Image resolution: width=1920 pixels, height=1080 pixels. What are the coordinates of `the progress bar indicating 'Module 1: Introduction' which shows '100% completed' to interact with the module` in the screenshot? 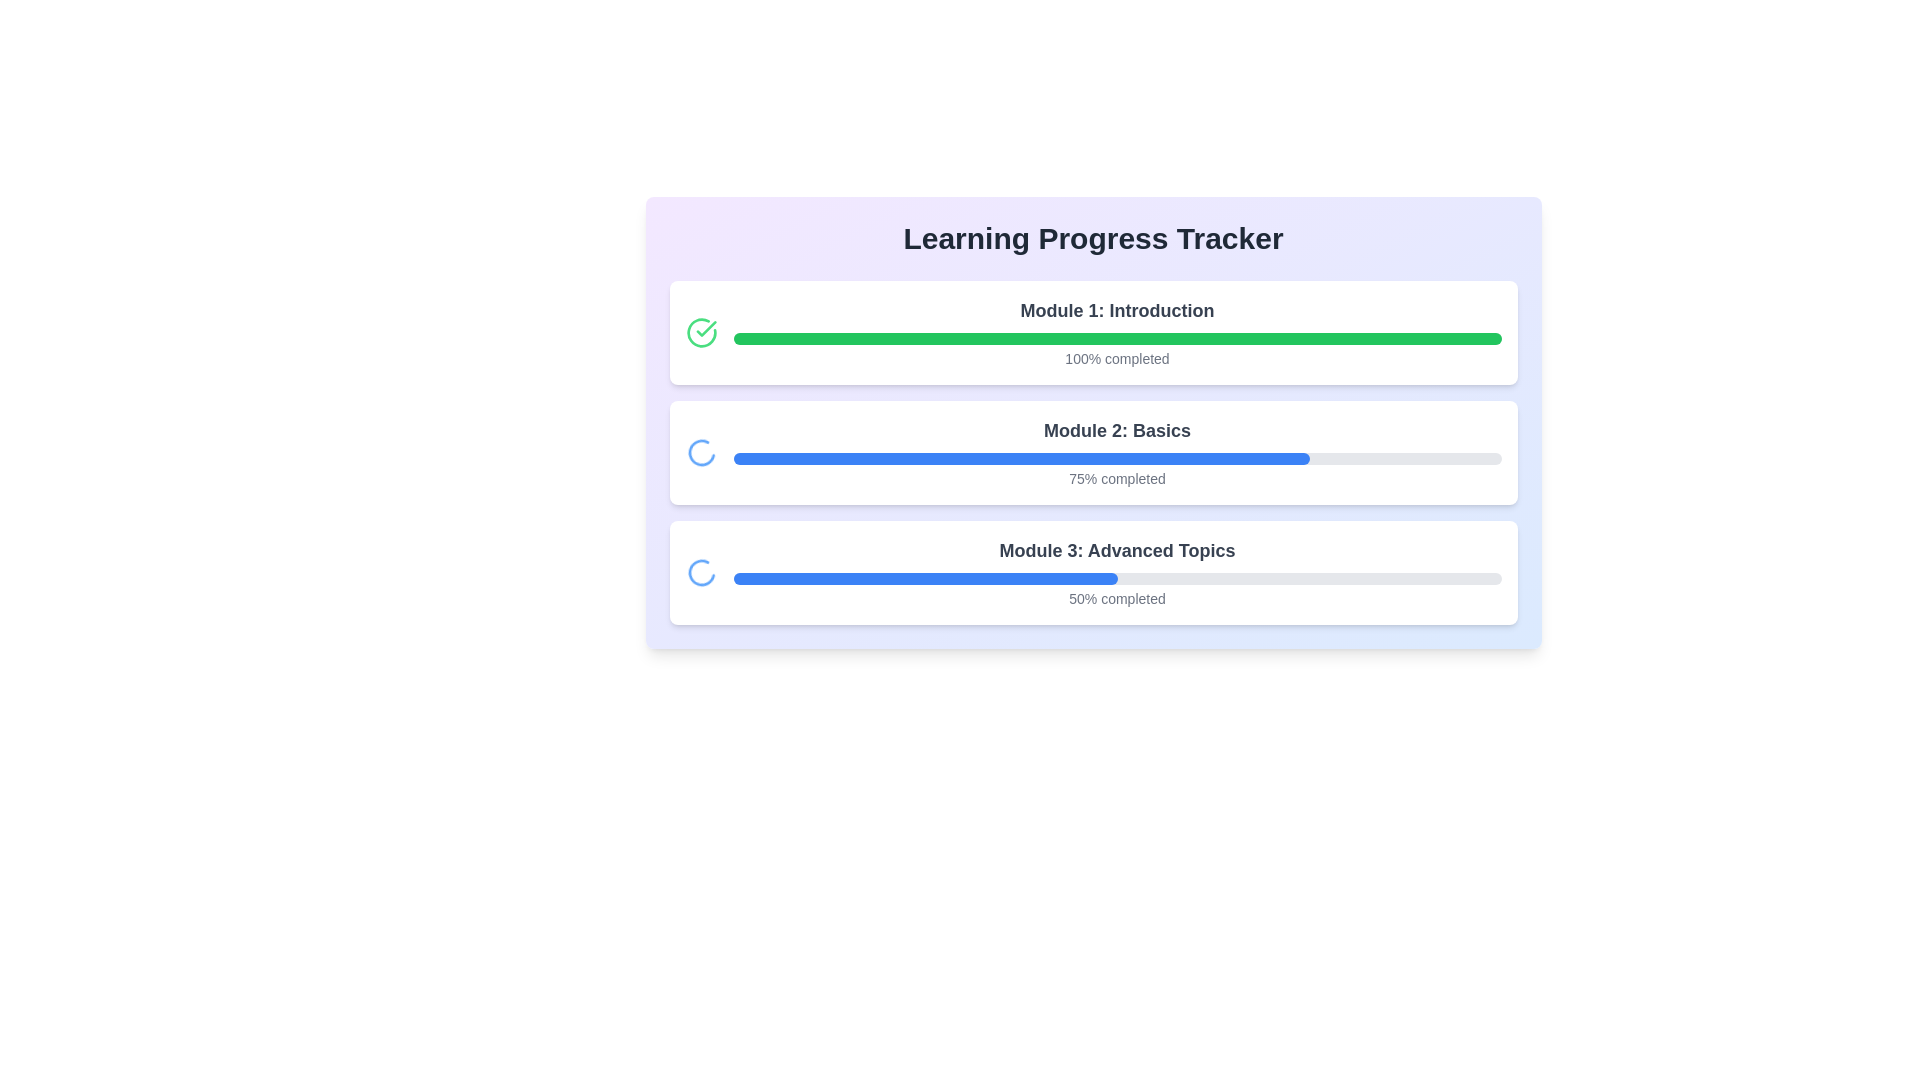 It's located at (1116, 331).